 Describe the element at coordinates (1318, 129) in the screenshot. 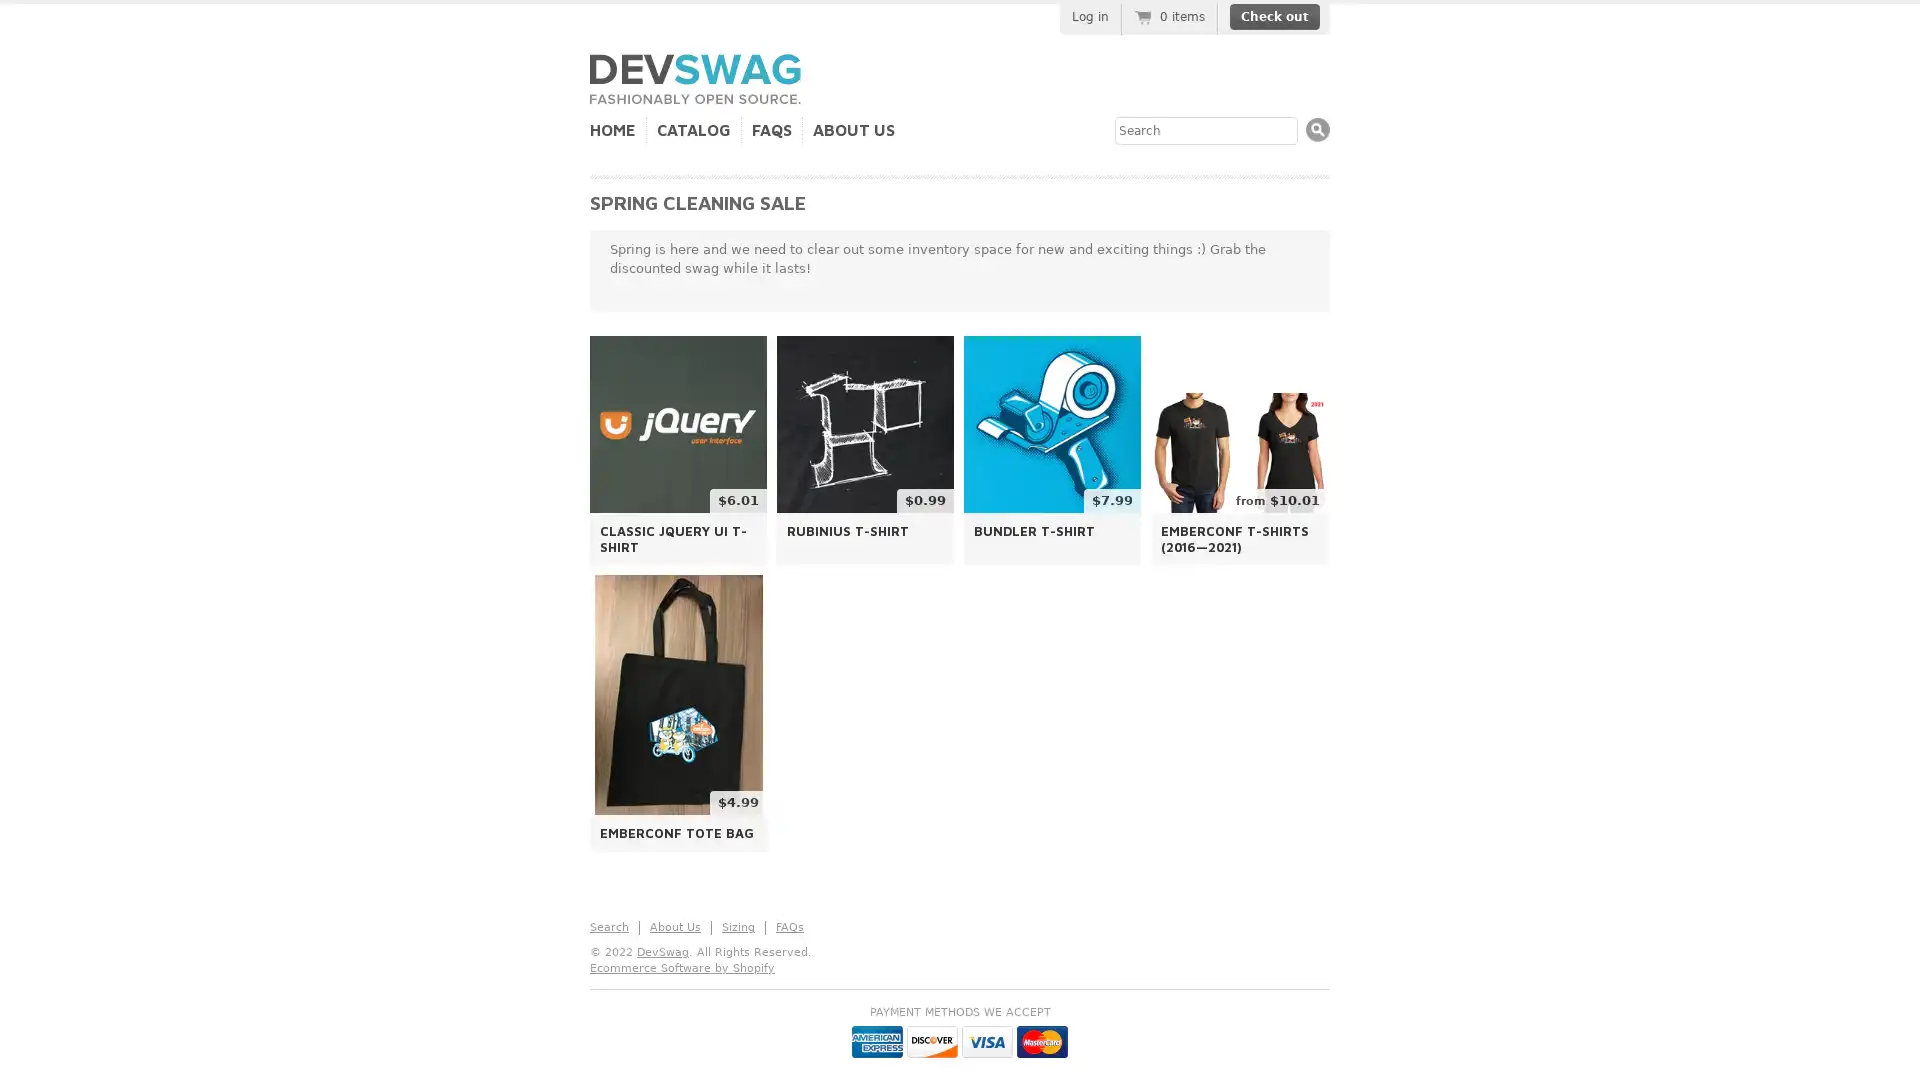

I see `Search` at that location.